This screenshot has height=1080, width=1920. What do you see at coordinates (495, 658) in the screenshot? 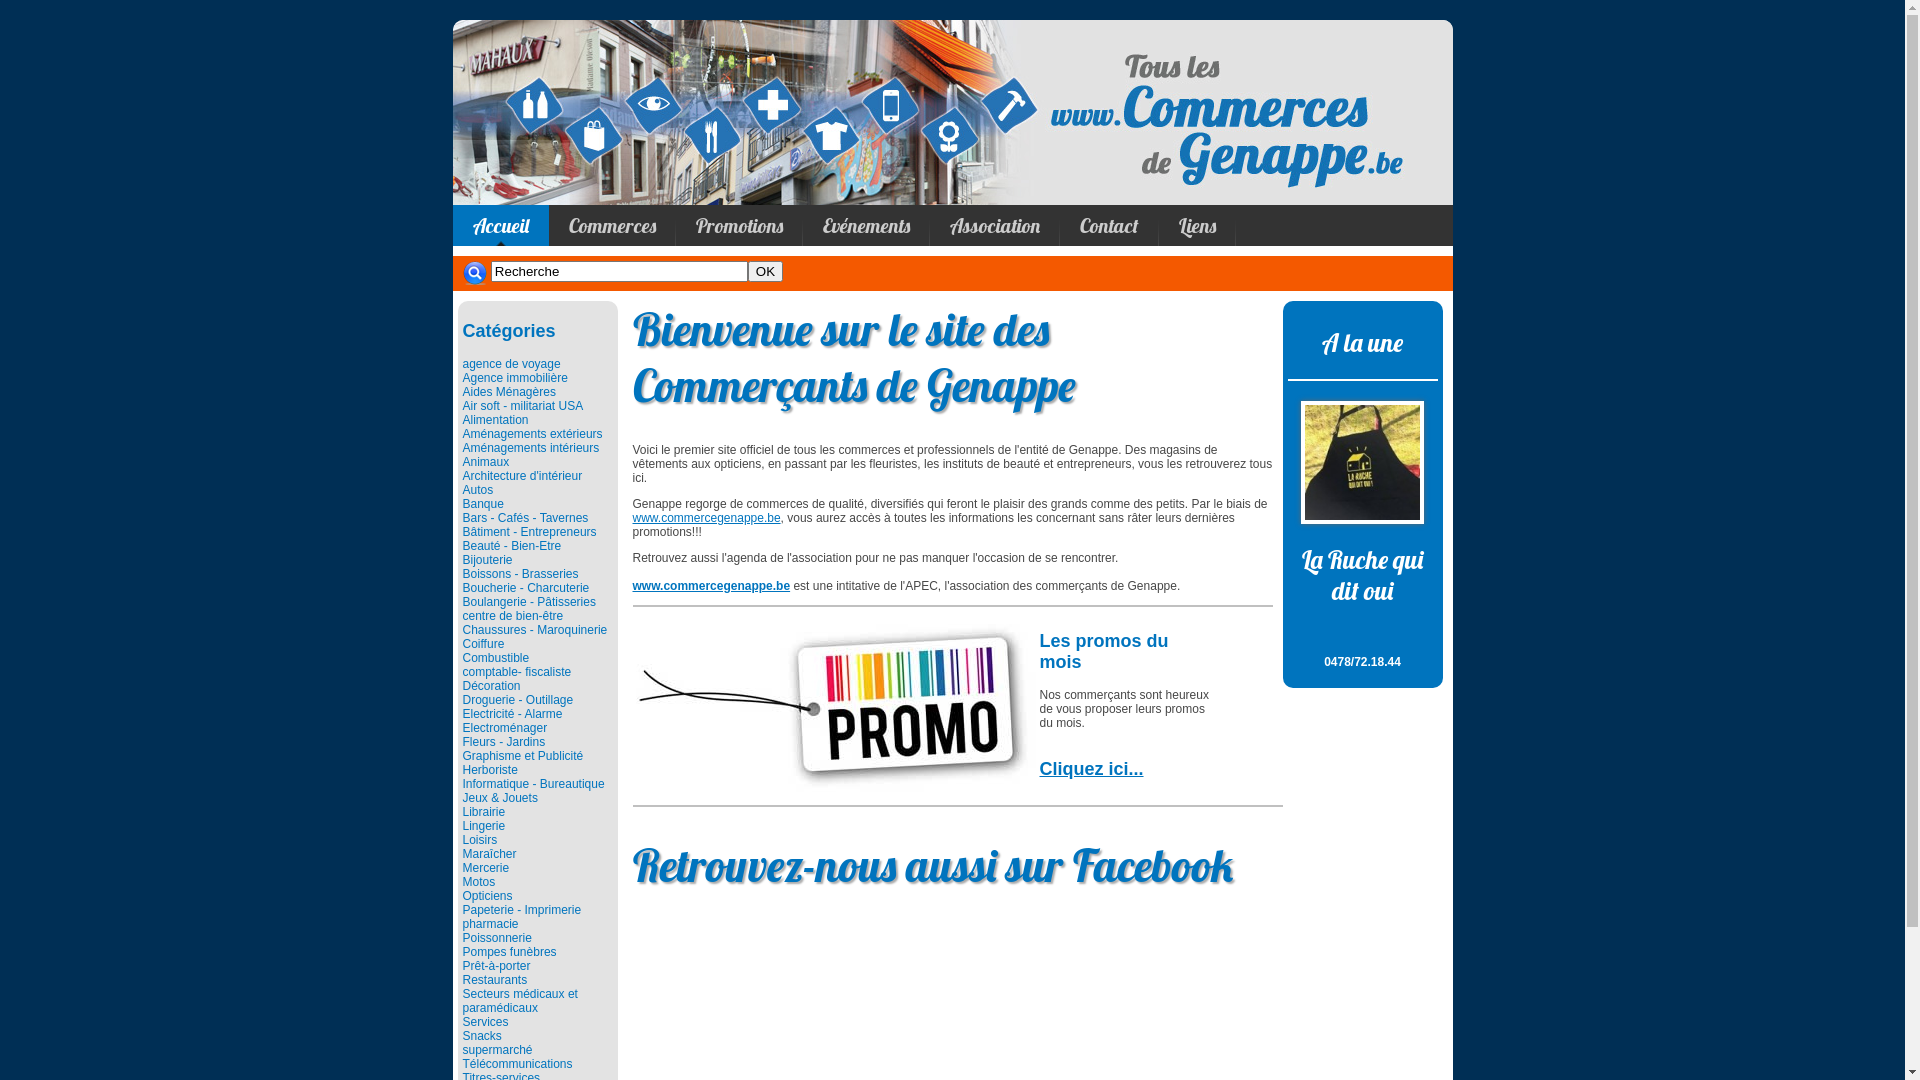
I see `'Combustible'` at bounding box center [495, 658].